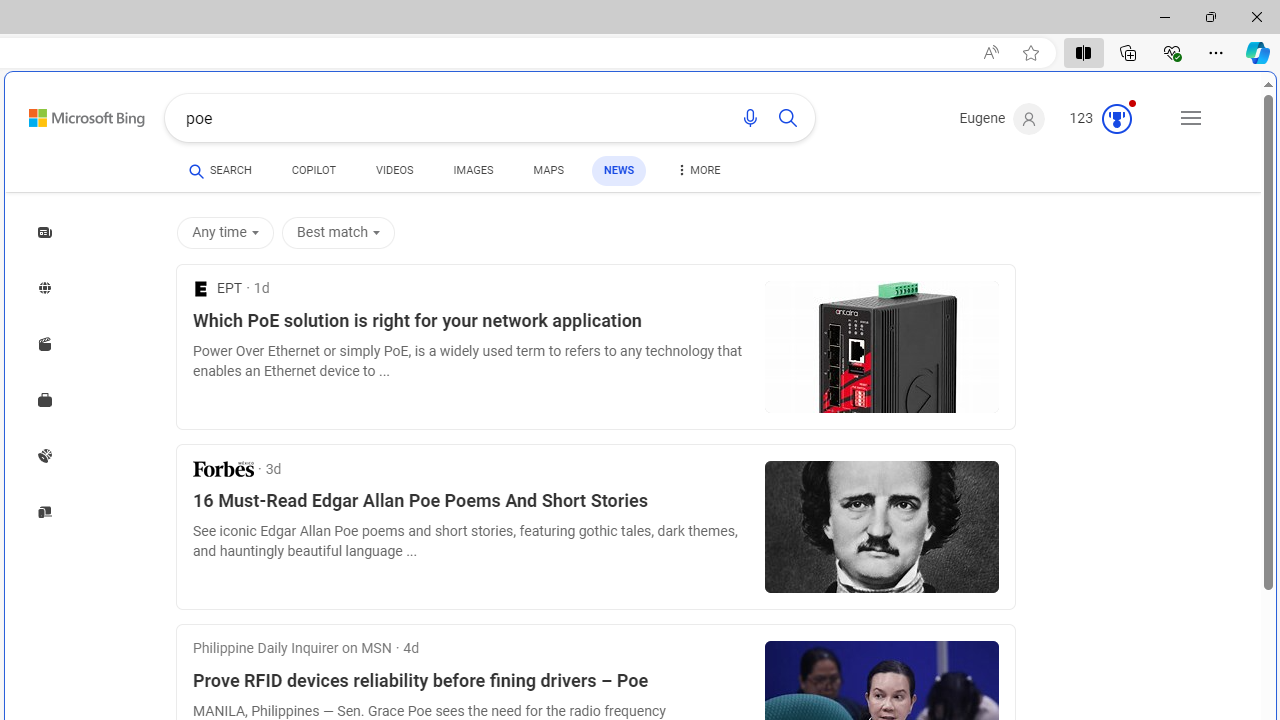  What do you see at coordinates (749, 118) in the screenshot?
I see `'Search using voice'` at bounding box center [749, 118].